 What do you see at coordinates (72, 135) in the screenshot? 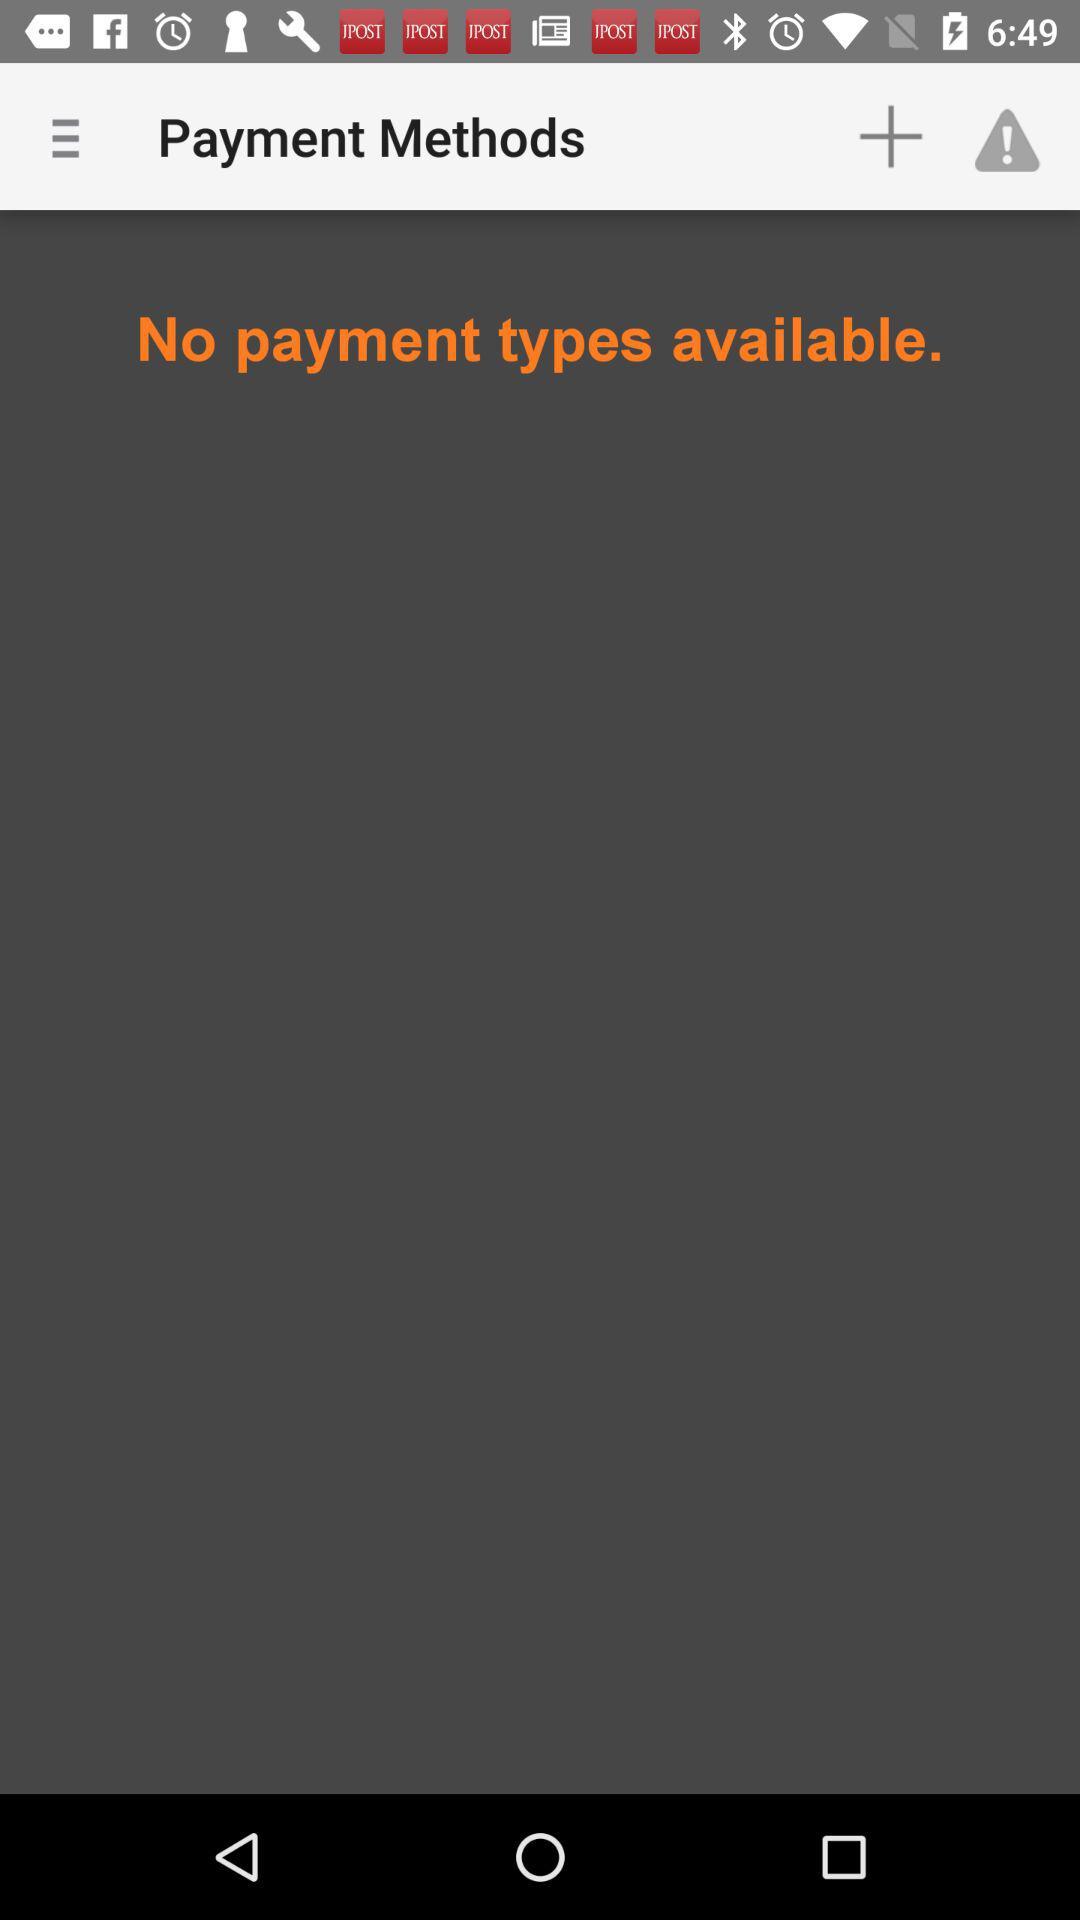
I see `the item to the left of the payment methods icon` at bounding box center [72, 135].